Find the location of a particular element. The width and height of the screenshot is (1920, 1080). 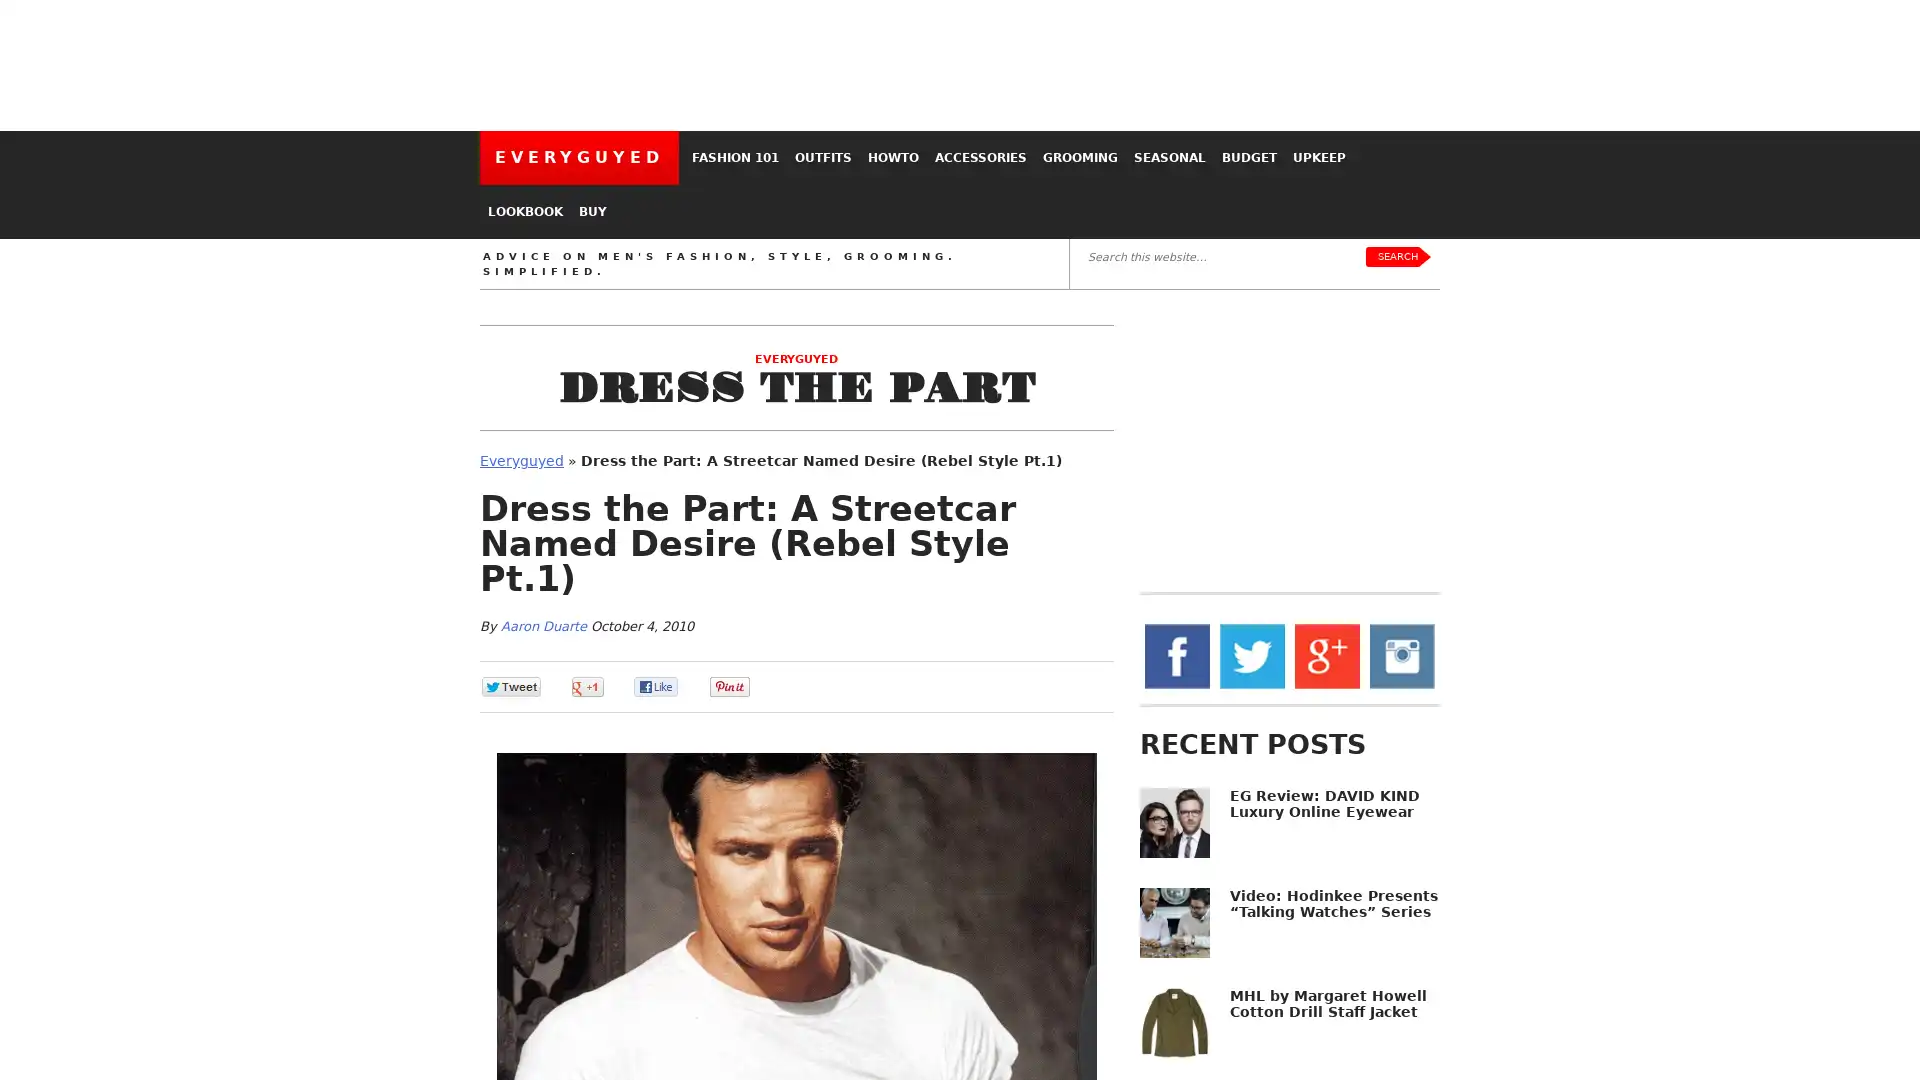

Search is located at coordinates (1396, 256).